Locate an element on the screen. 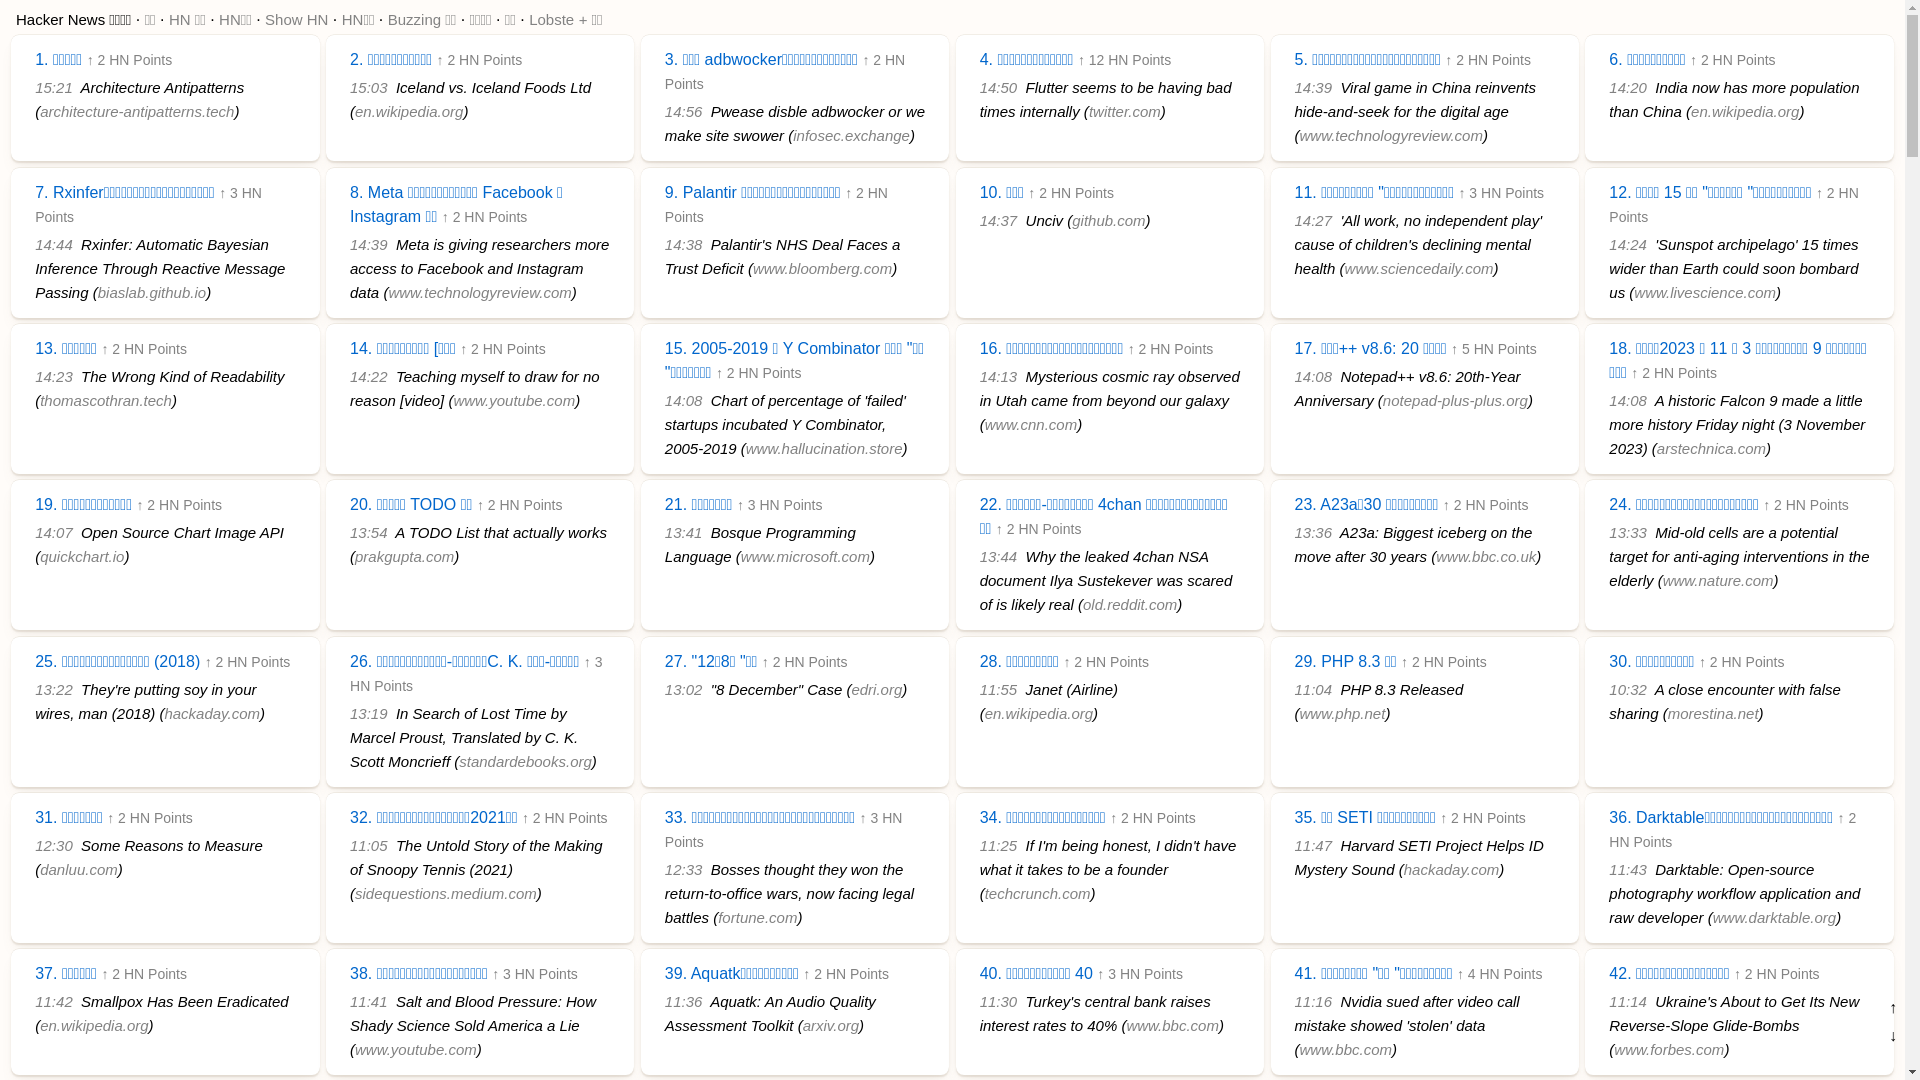  'thomascothran.tech' is located at coordinates (104, 400).